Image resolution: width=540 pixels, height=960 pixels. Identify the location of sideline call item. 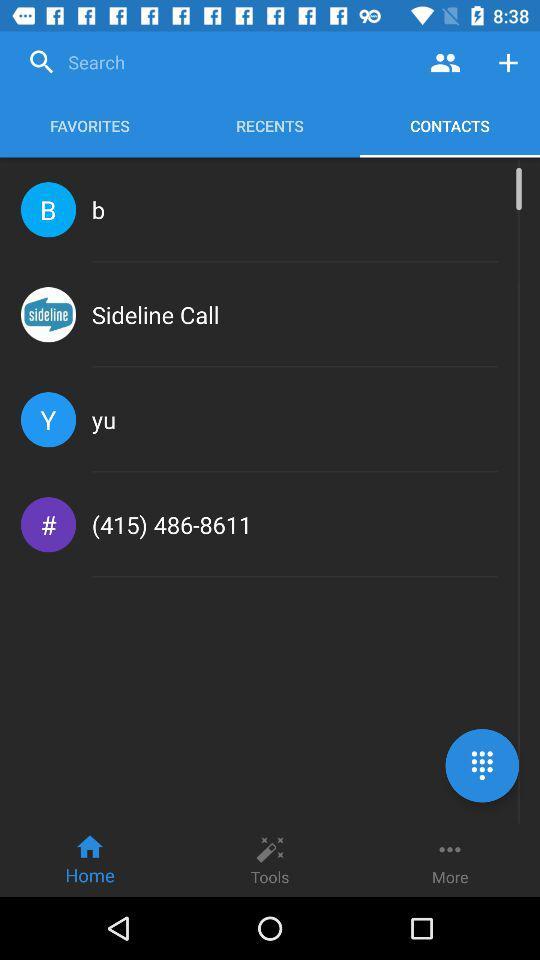
(154, 314).